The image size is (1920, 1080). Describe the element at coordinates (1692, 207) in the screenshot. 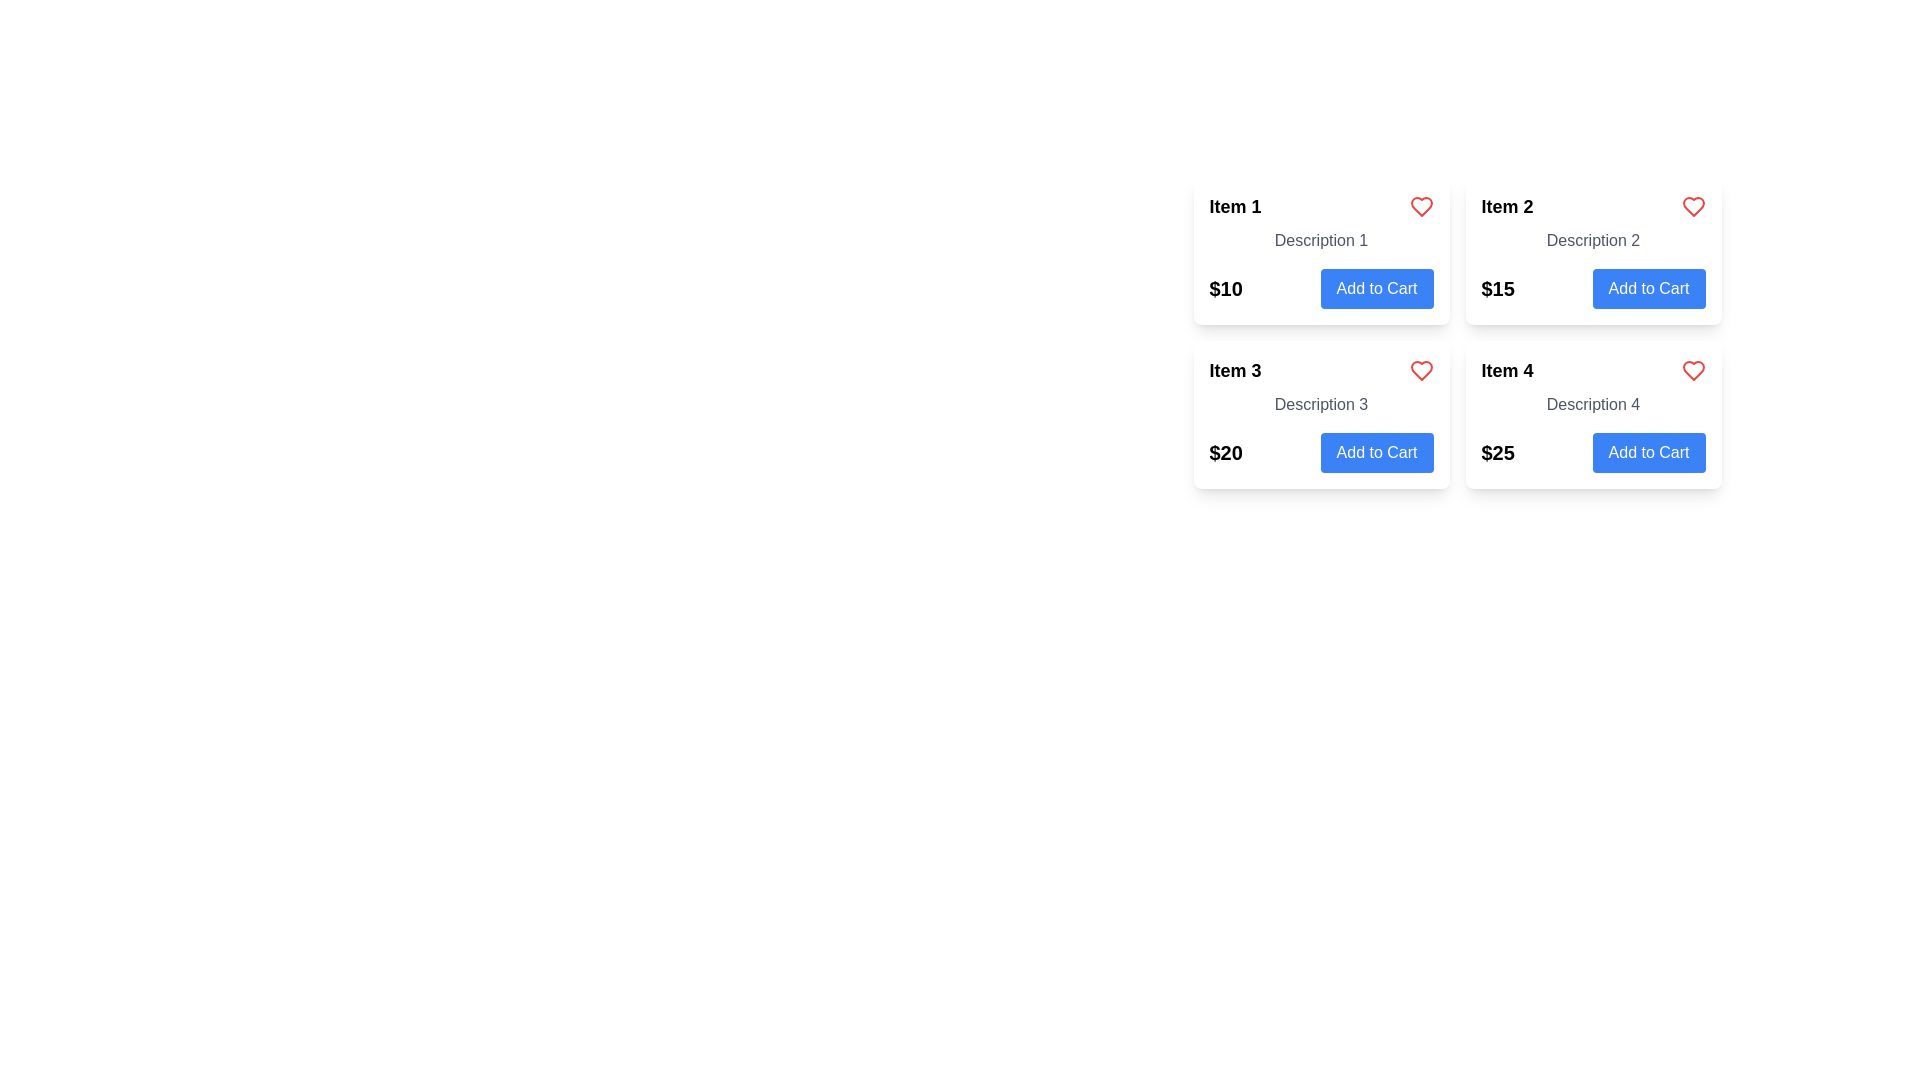

I see `the heart-shaped icon located at the top-right corner of the second item card in the grid layout` at that location.